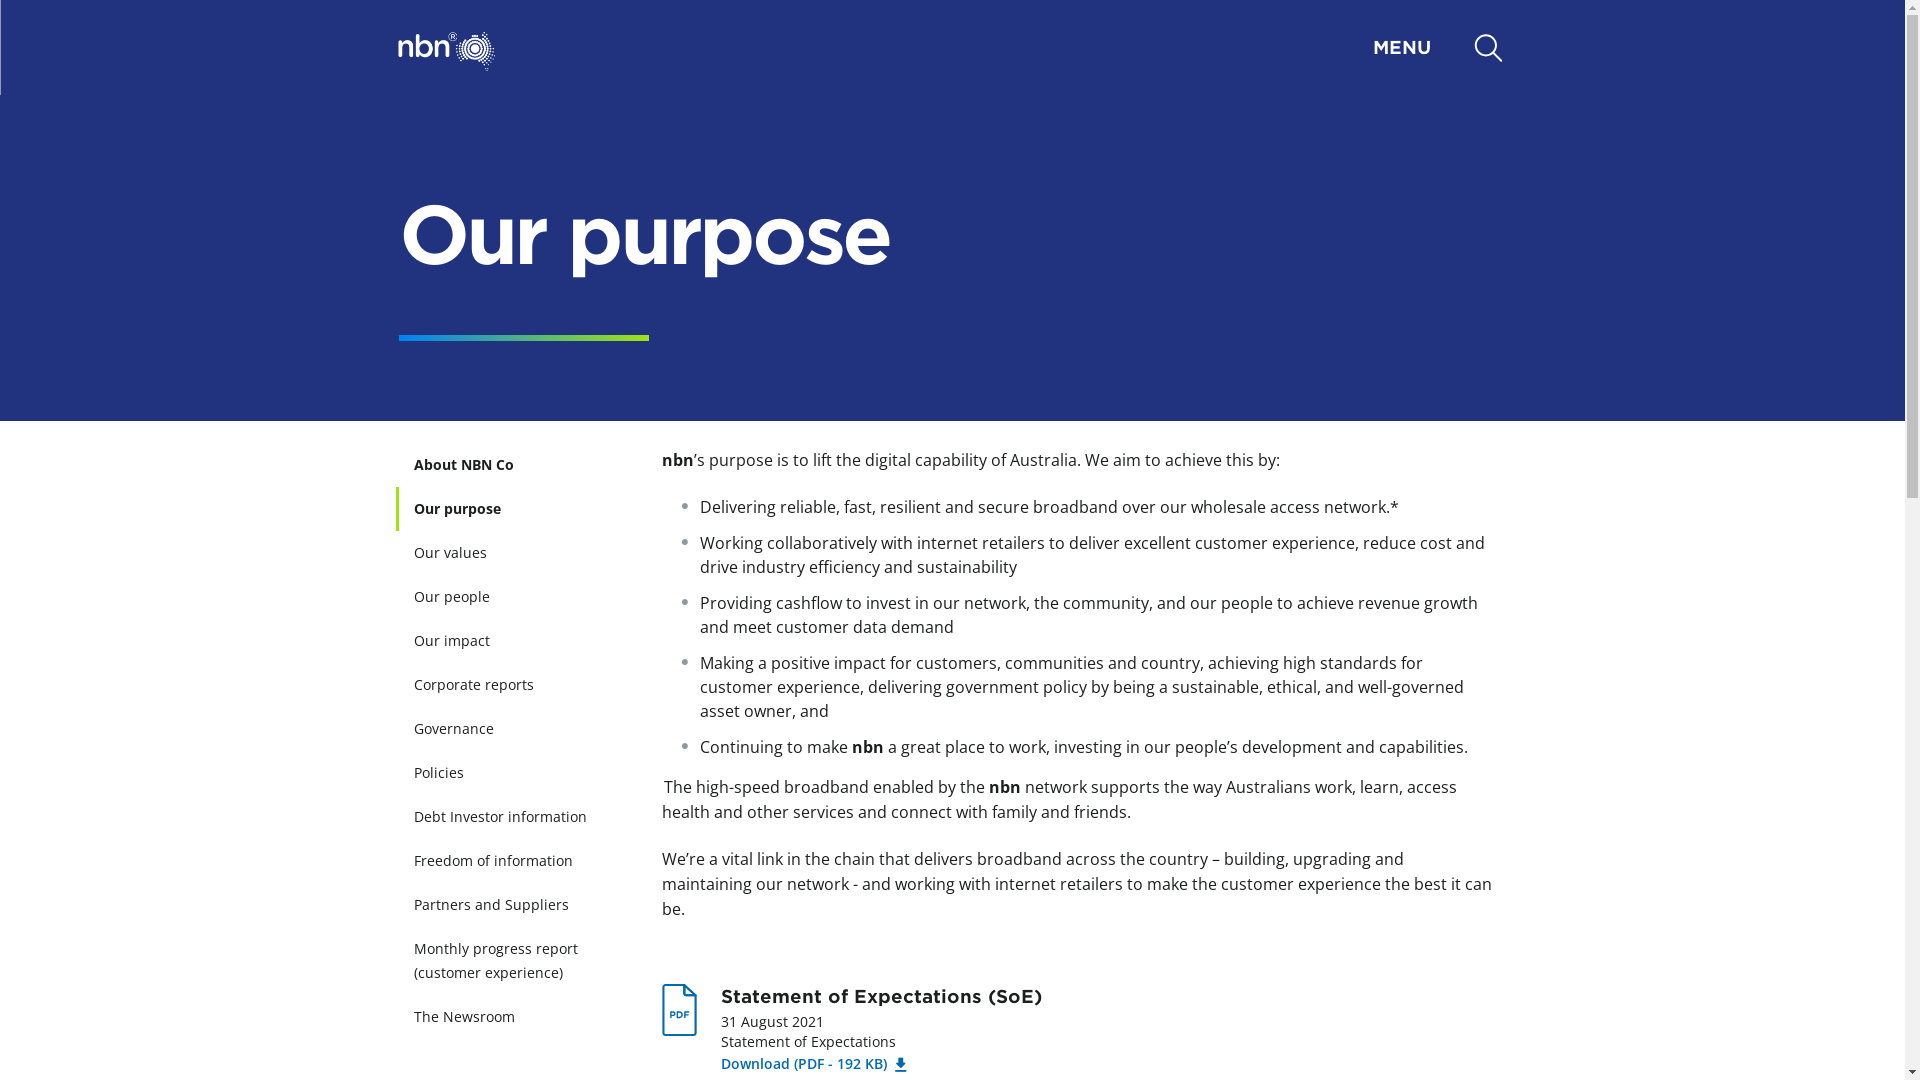 The width and height of the screenshot is (1920, 1080). What do you see at coordinates (512, 1017) in the screenshot?
I see `'The Newsroom'` at bounding box center [512, 1017].